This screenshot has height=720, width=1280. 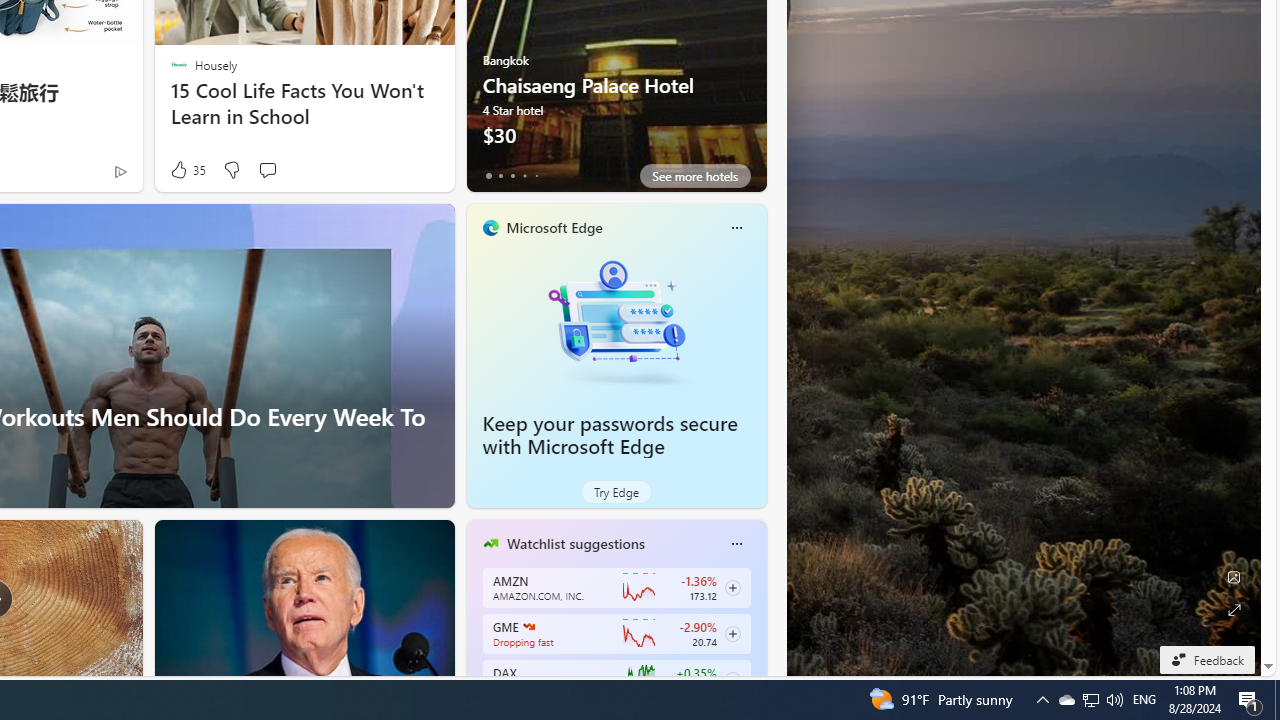 What do you see at coordinates (1205, 659) in the screenshot?
I see `'Feedback'` at bounding box center [1205, 659].